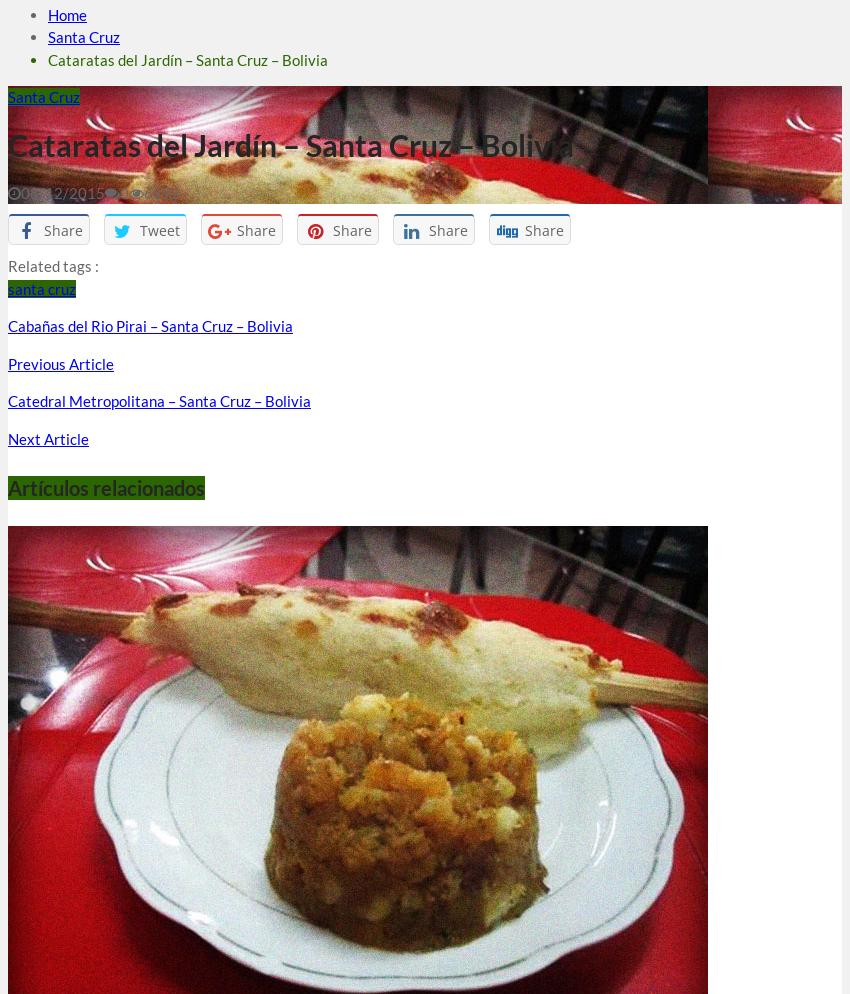 The width and height of the screenshot is (850, 994). Describe the element at coordinates (67, 14) in the screenshot. I see `'Home'` at that location.